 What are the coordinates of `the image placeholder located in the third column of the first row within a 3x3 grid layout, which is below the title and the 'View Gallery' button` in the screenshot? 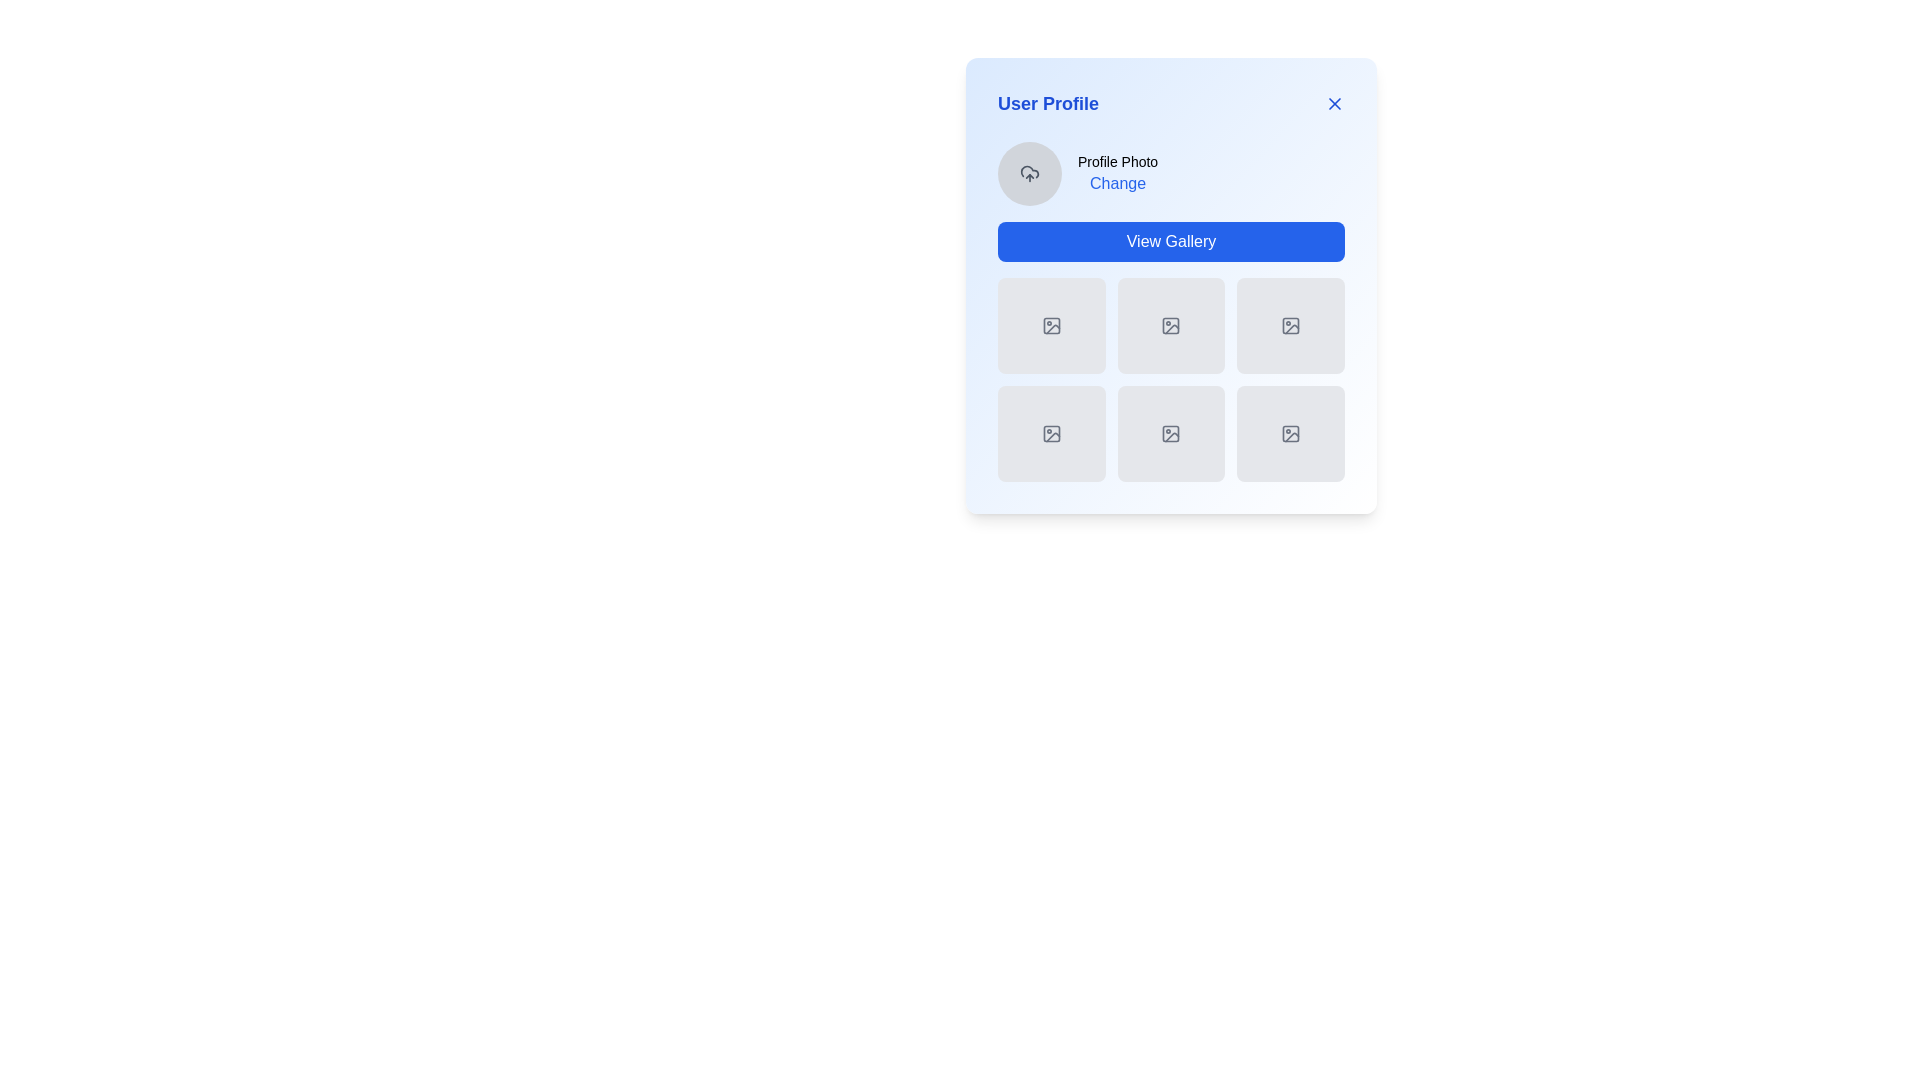 It's located at (1291, 325).